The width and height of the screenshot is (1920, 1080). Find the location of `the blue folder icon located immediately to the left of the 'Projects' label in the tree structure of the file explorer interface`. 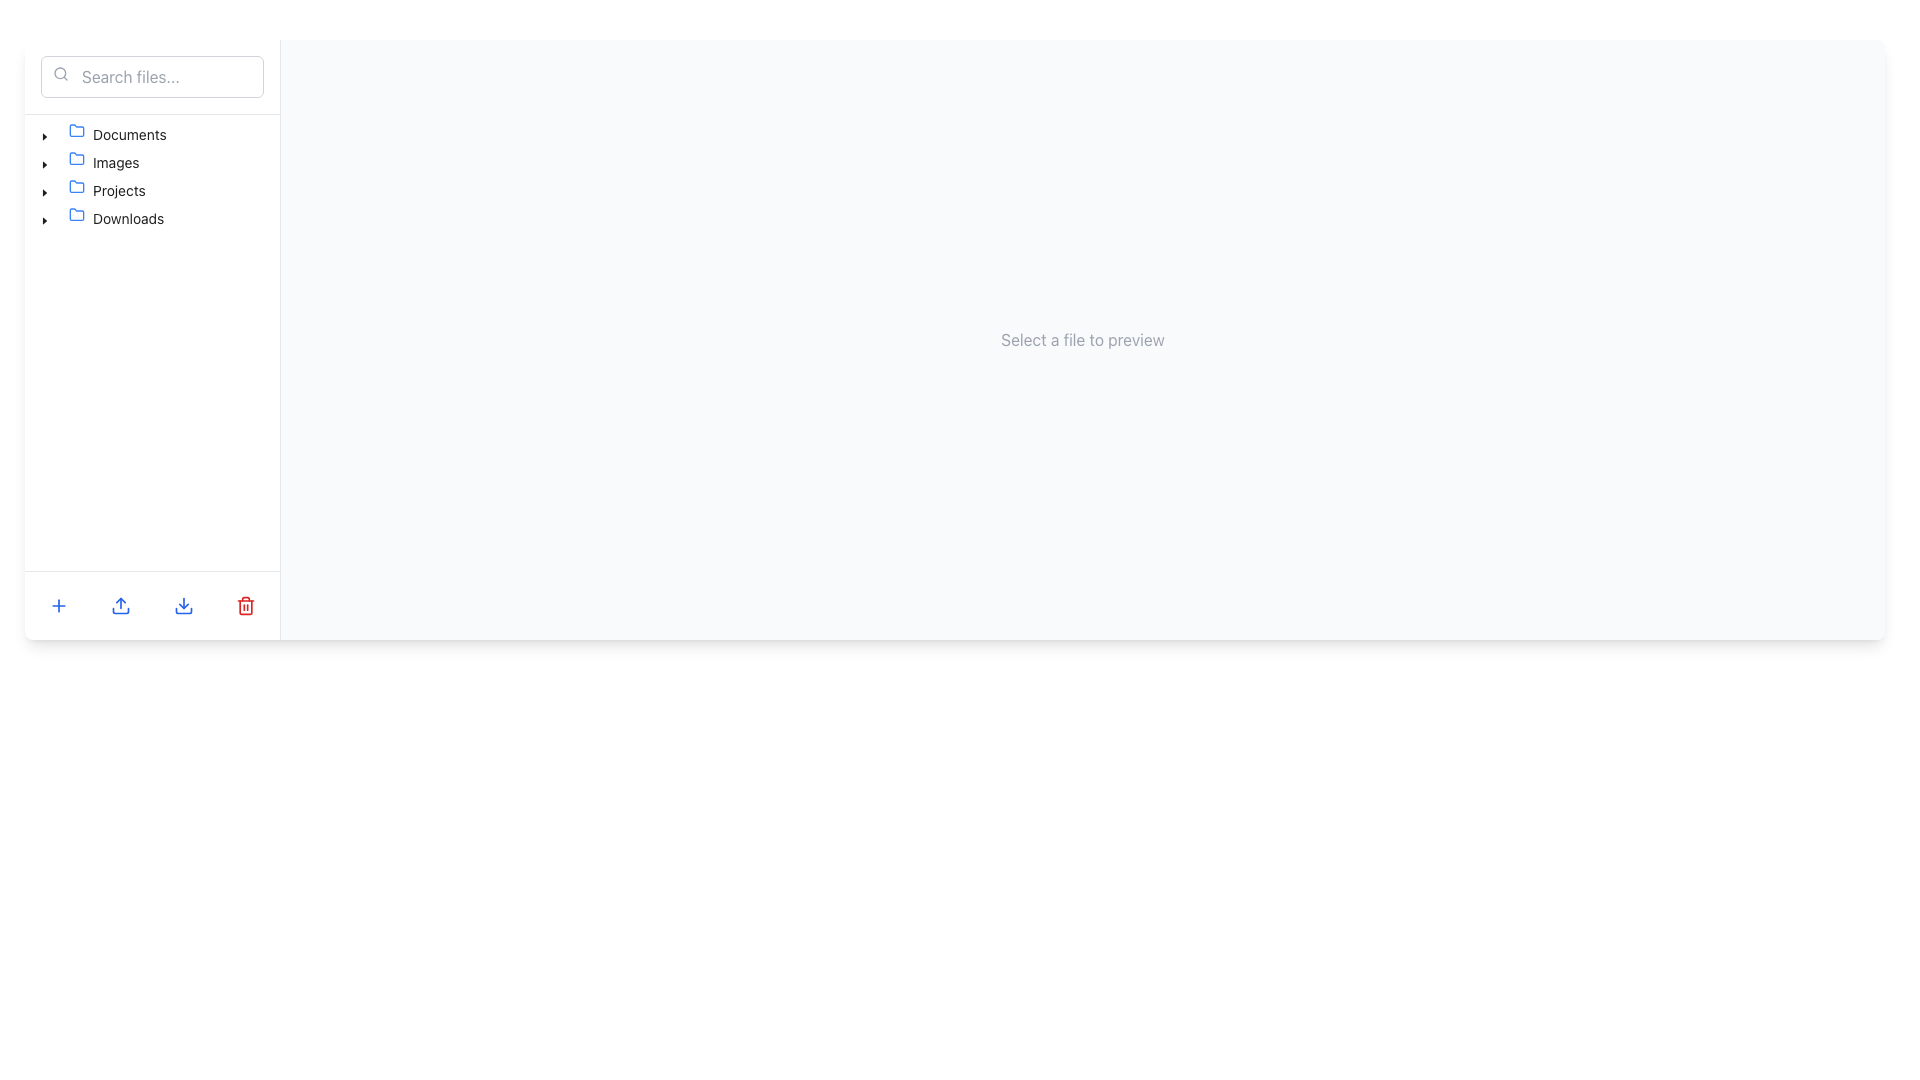

the blue folder icon located immediately to the left of the 'Projects' label in the tree structure of the file explorer interface is located at coordinates (80, 191).